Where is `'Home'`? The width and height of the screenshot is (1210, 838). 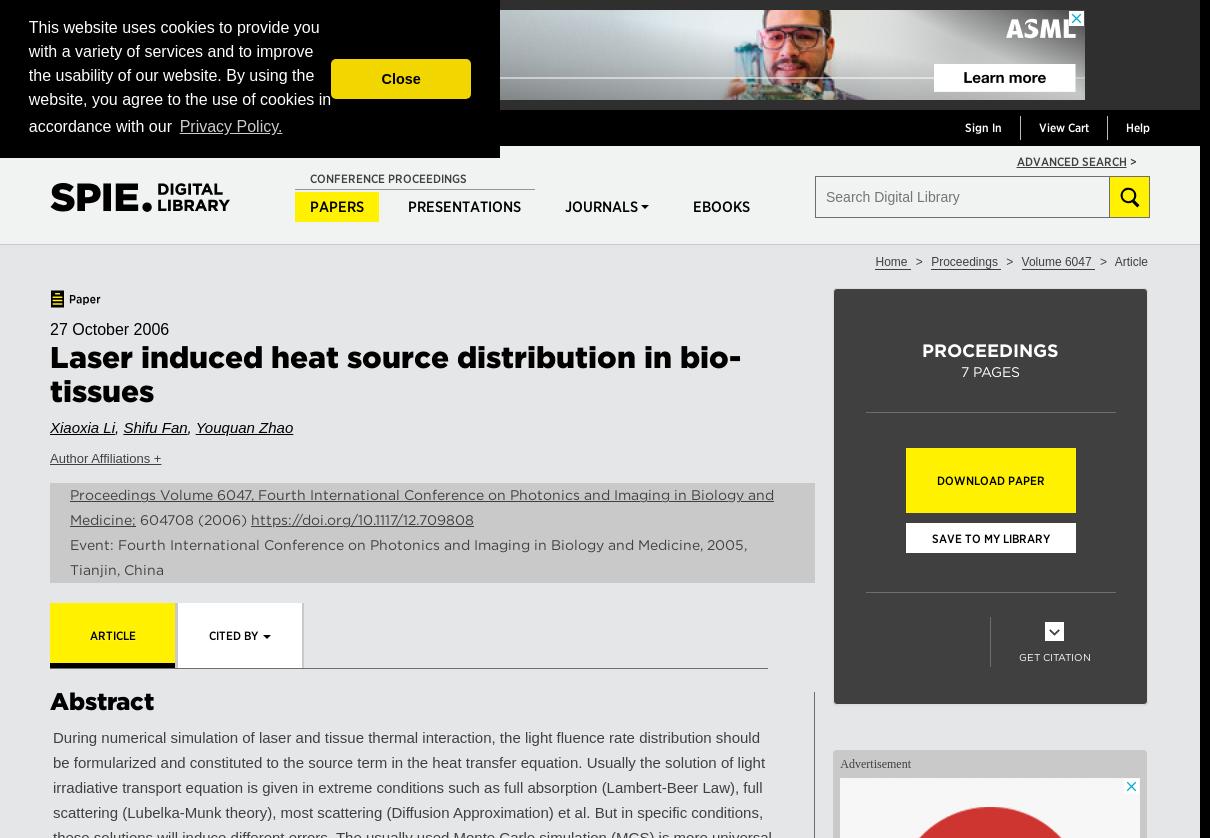 'Home' is located at coordinates (891, 260).